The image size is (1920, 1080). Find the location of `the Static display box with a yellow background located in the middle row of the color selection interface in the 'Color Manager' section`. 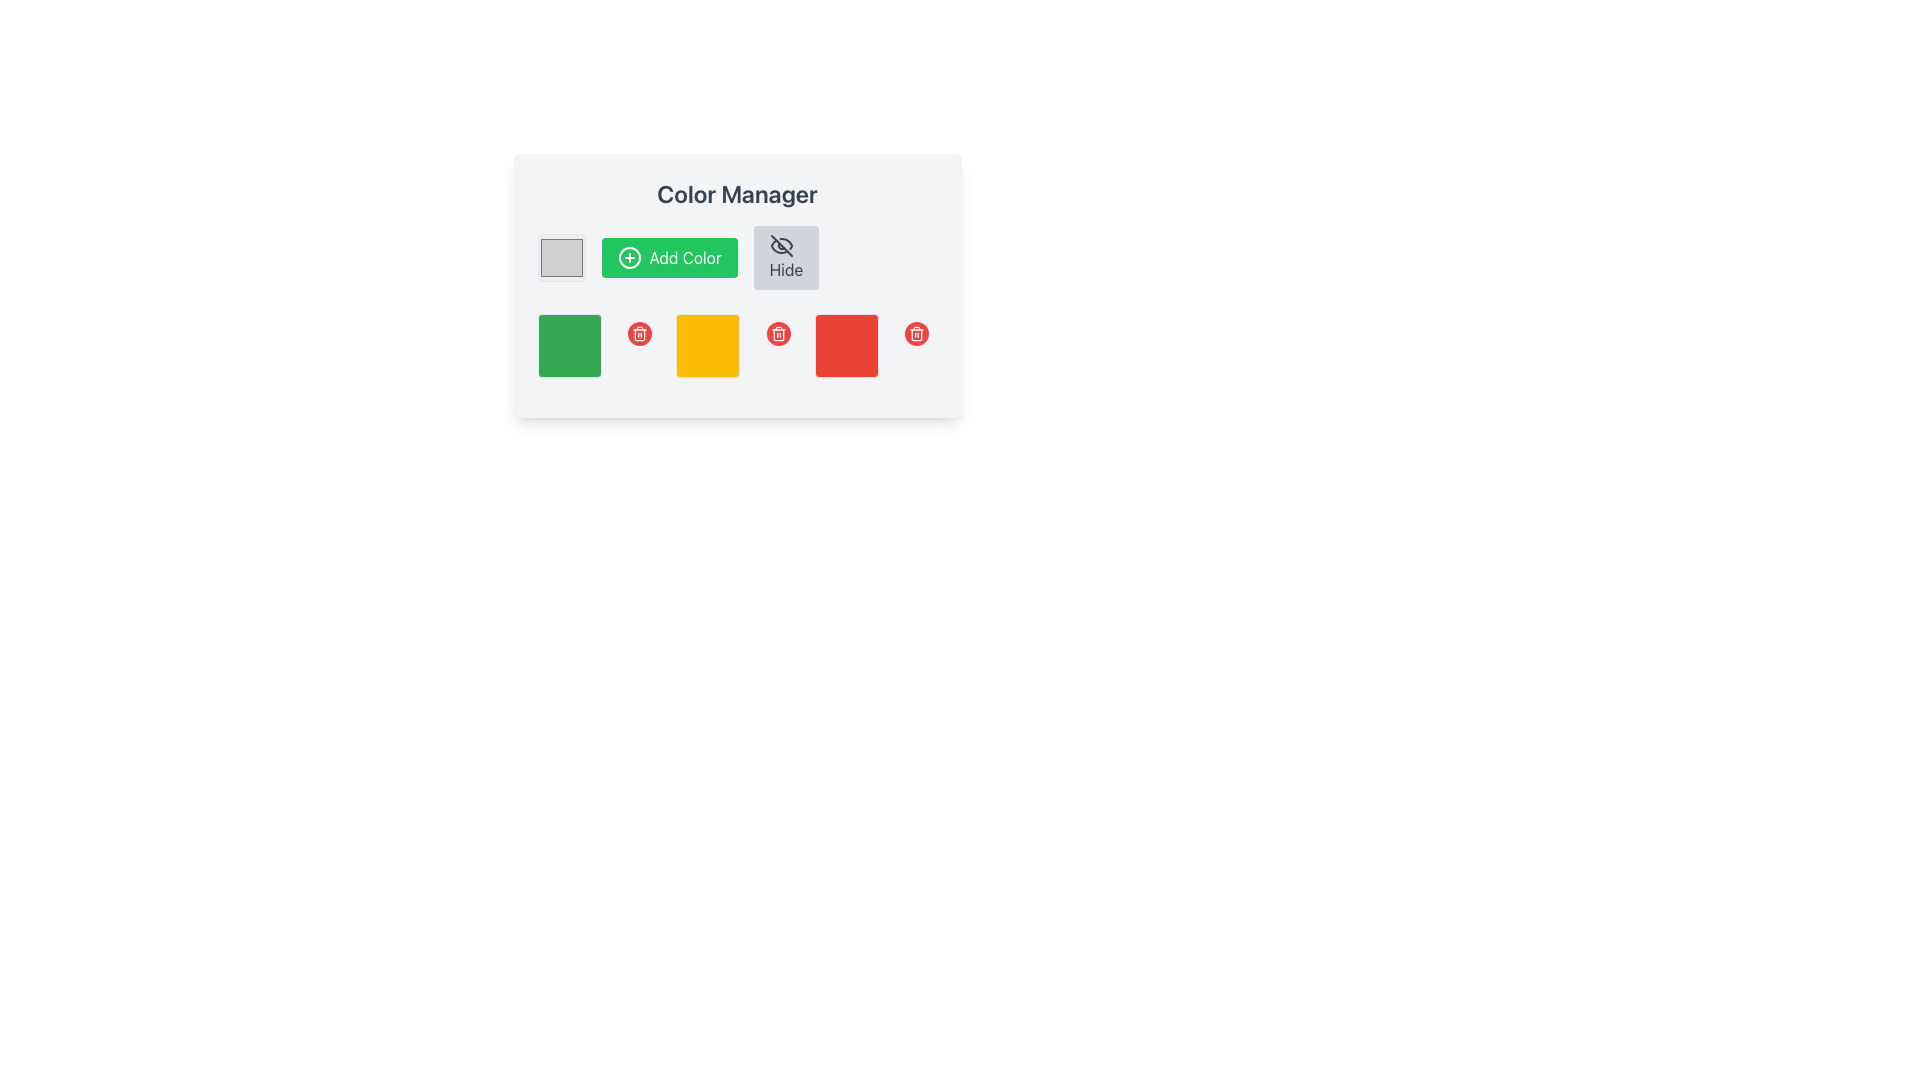

the Static display box with a yellow background located in the middle row of the color selection interface in the 'Color Manager' section is located at coordinates (708, 345).